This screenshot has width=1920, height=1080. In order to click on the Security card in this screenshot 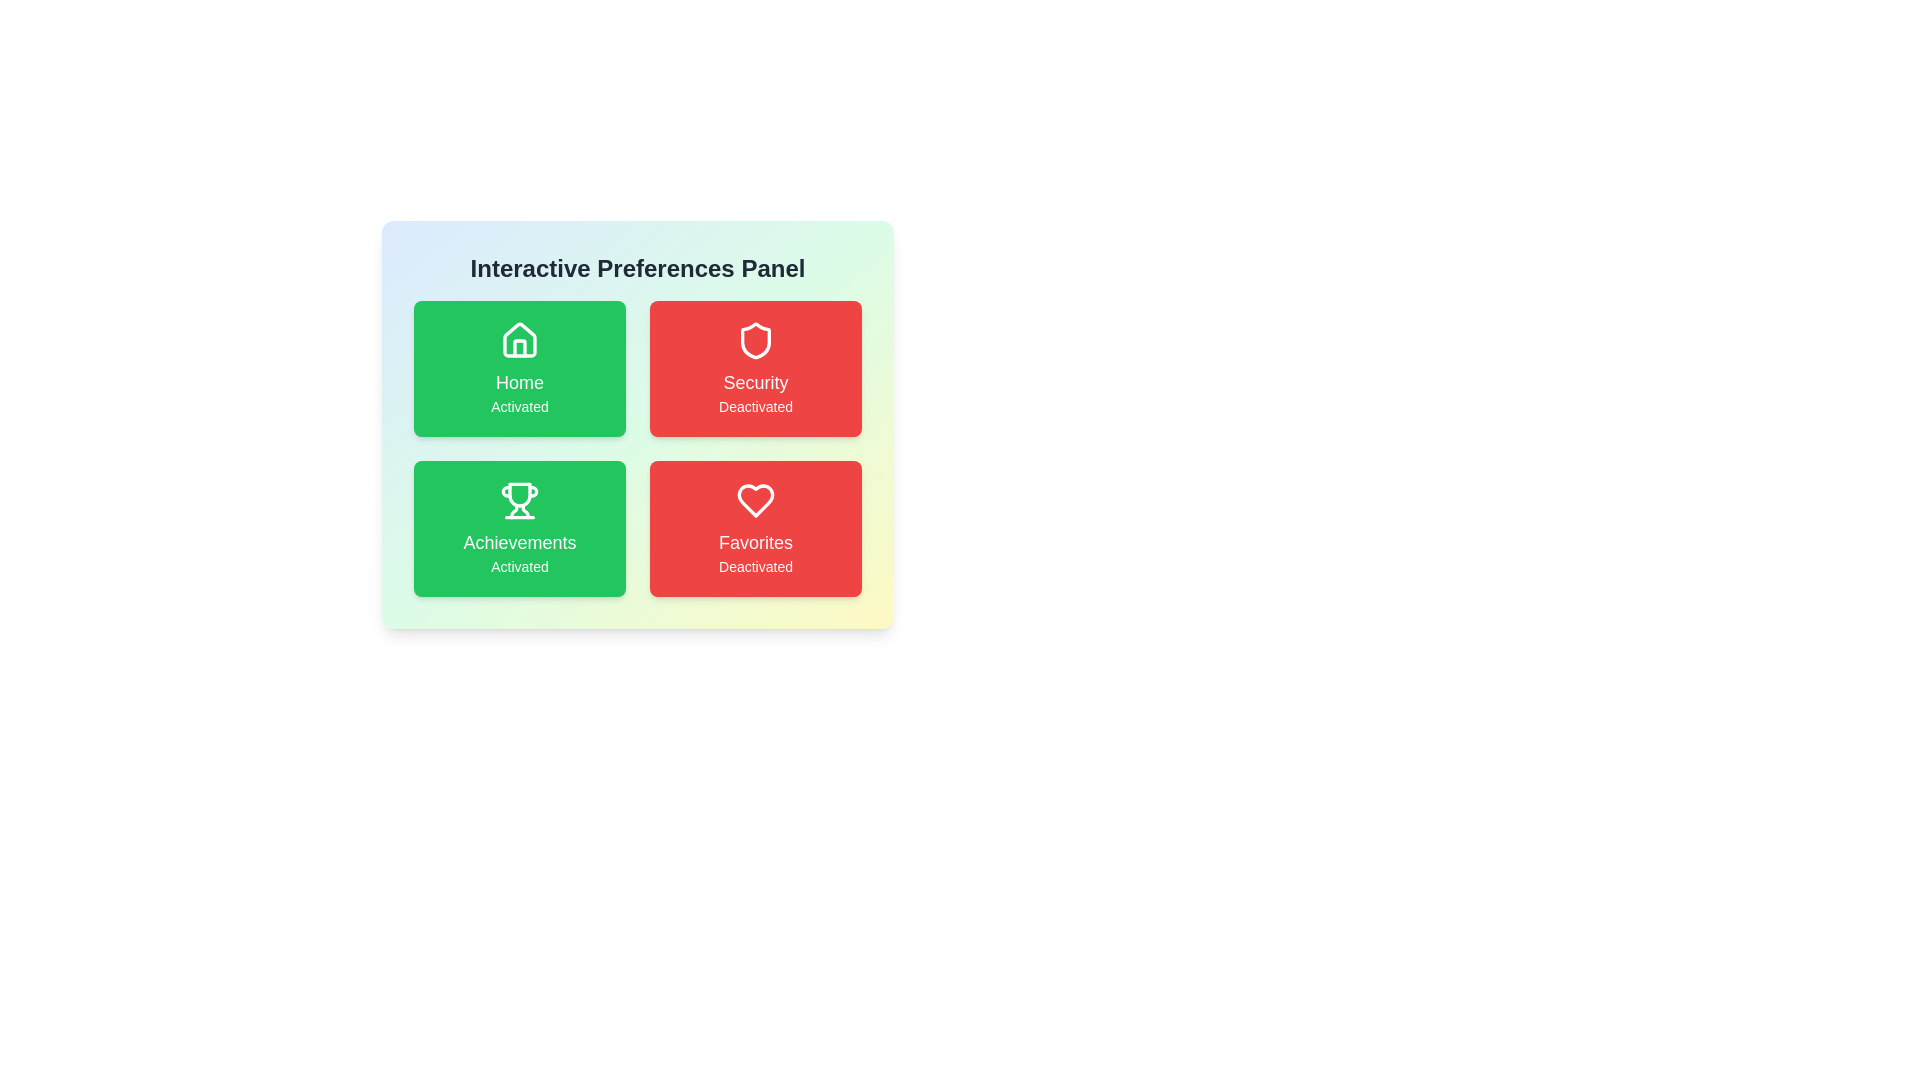, I will do `click(754, 369)`.